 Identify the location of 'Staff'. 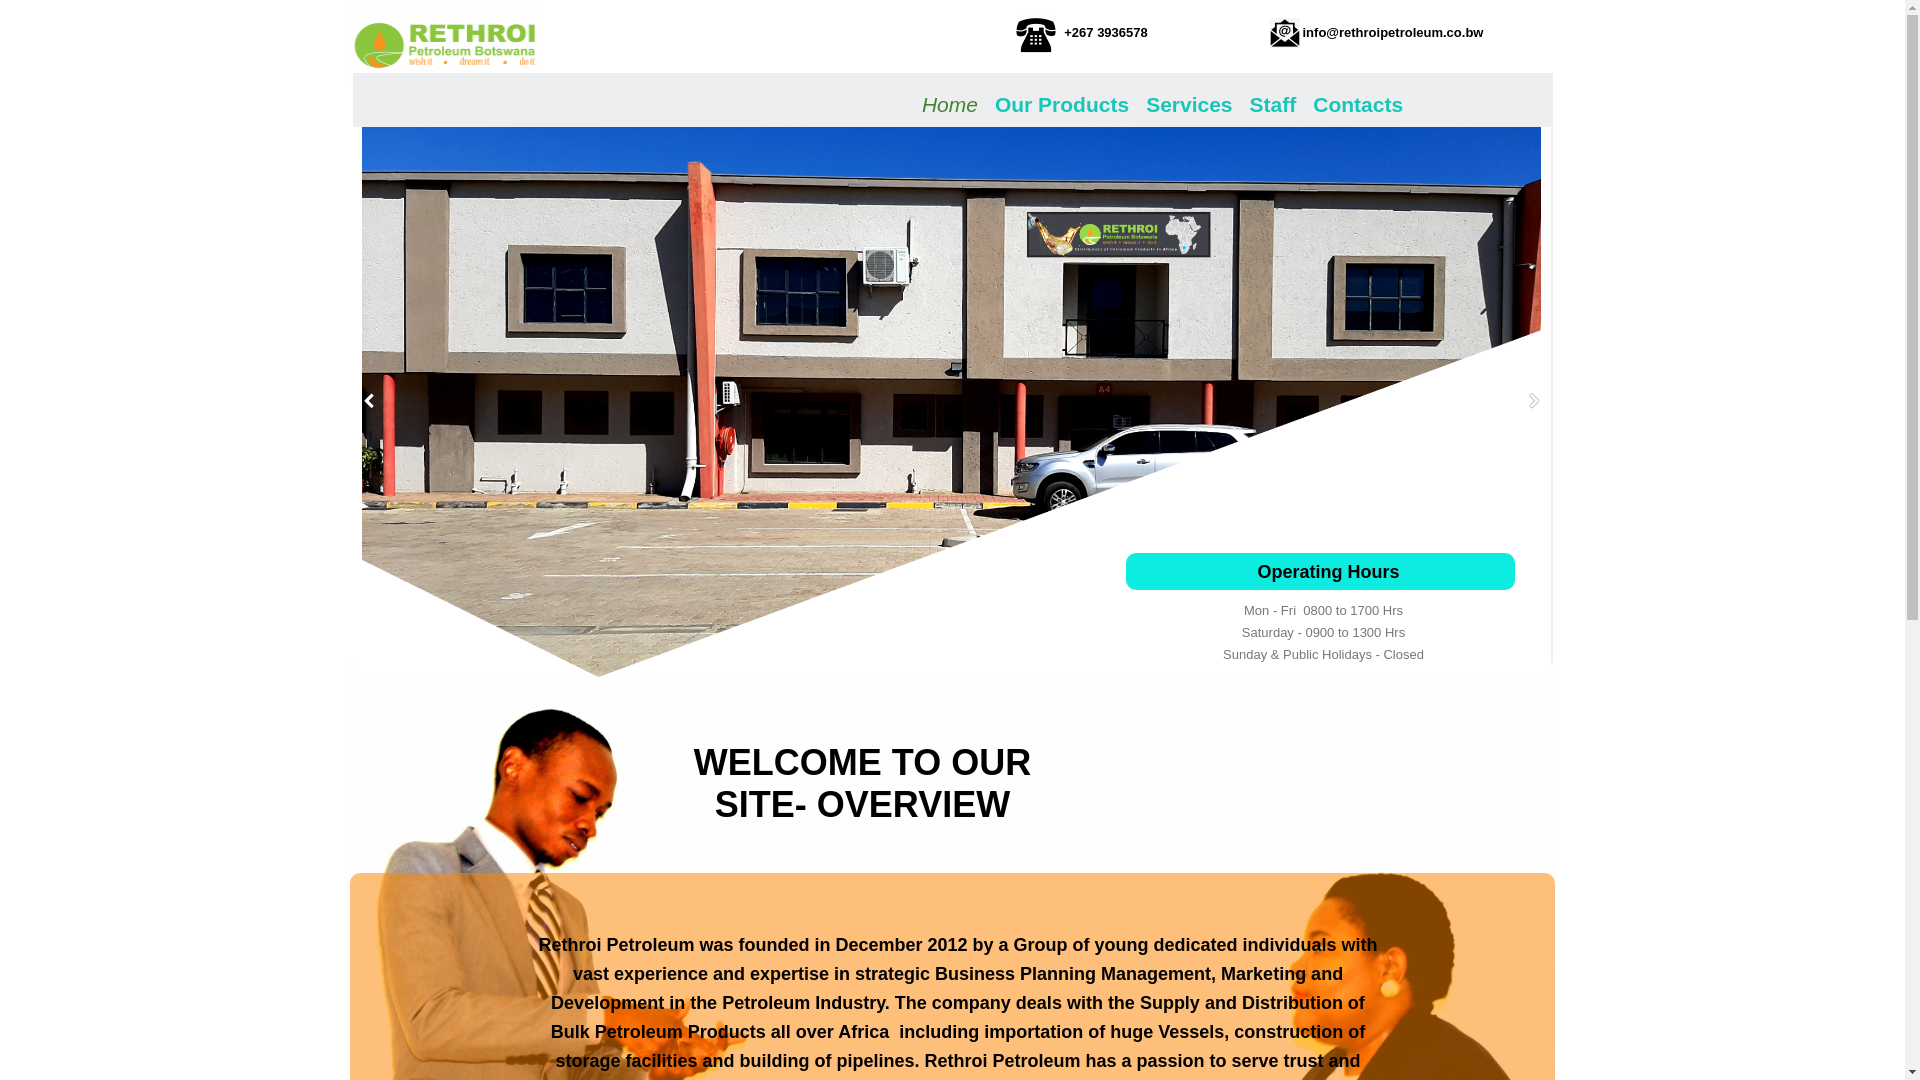
(1272, 101).